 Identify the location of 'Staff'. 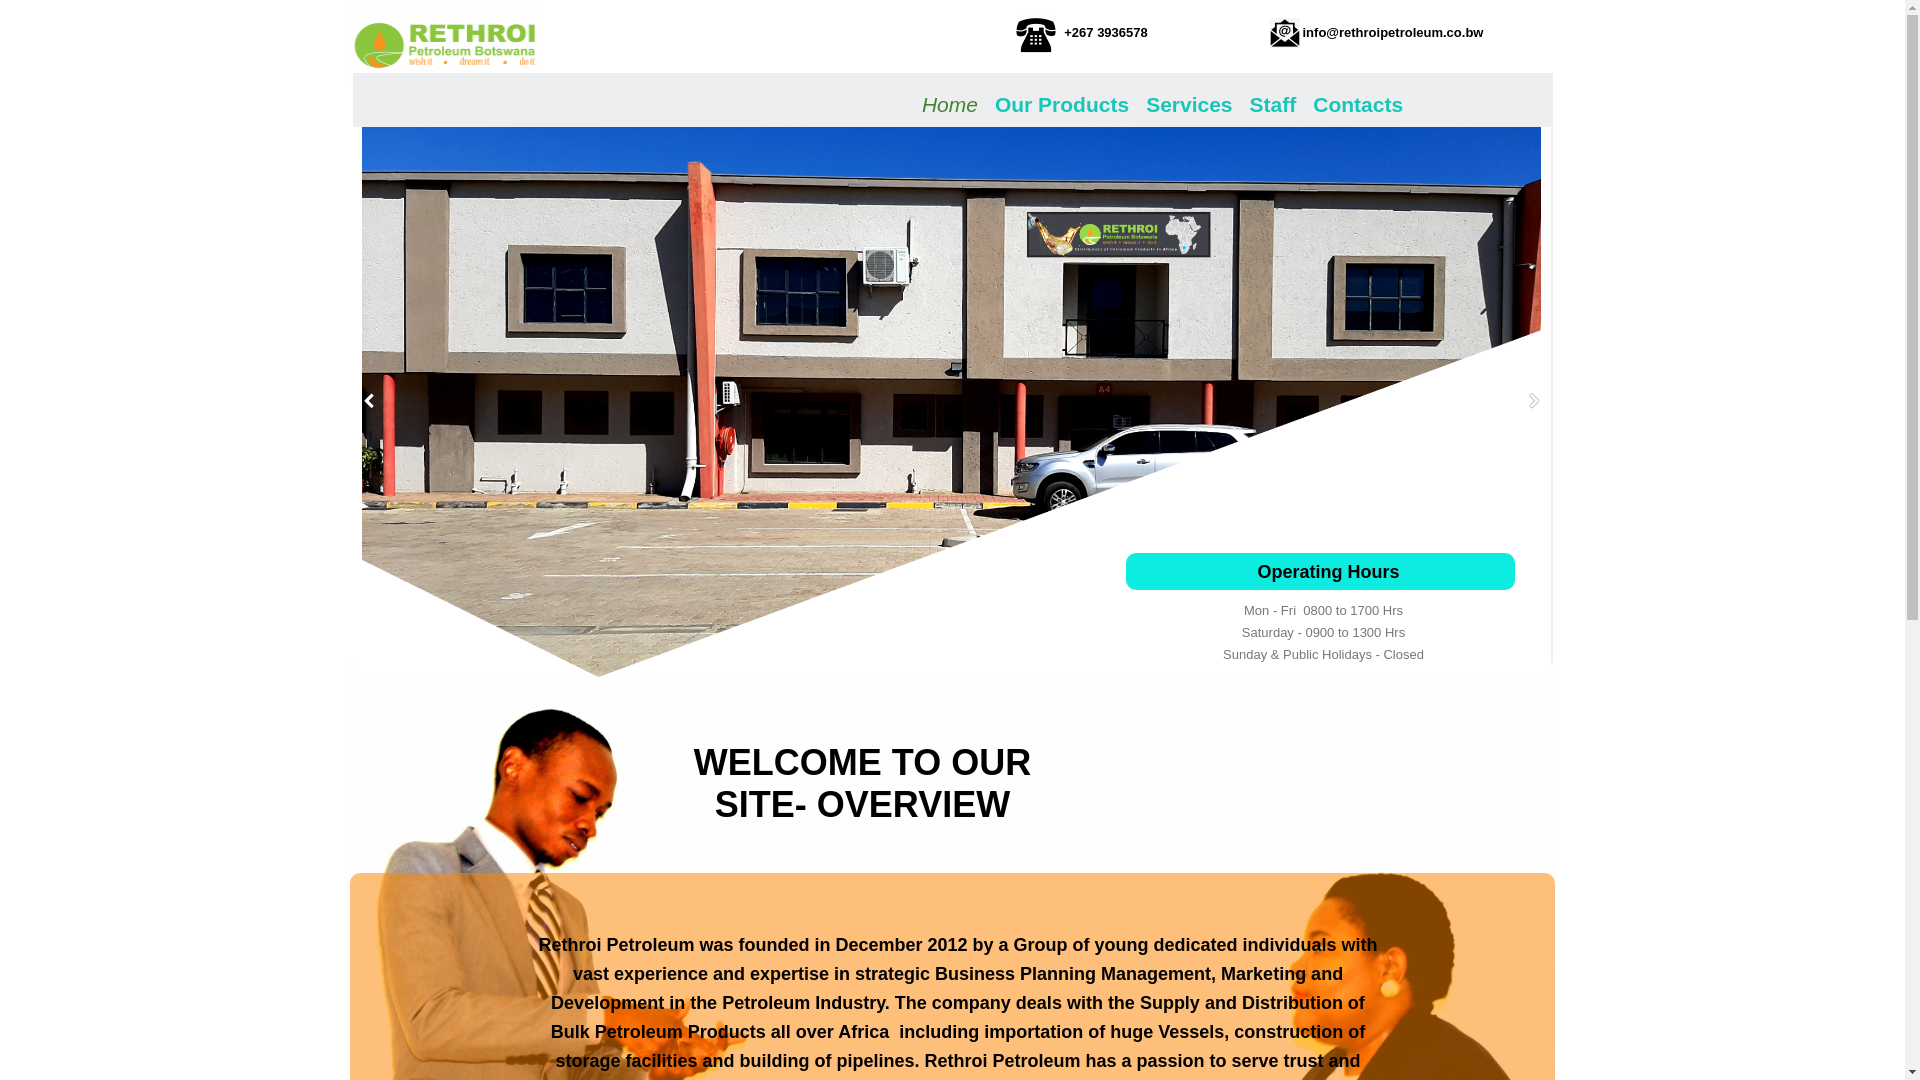
(1272, 101).